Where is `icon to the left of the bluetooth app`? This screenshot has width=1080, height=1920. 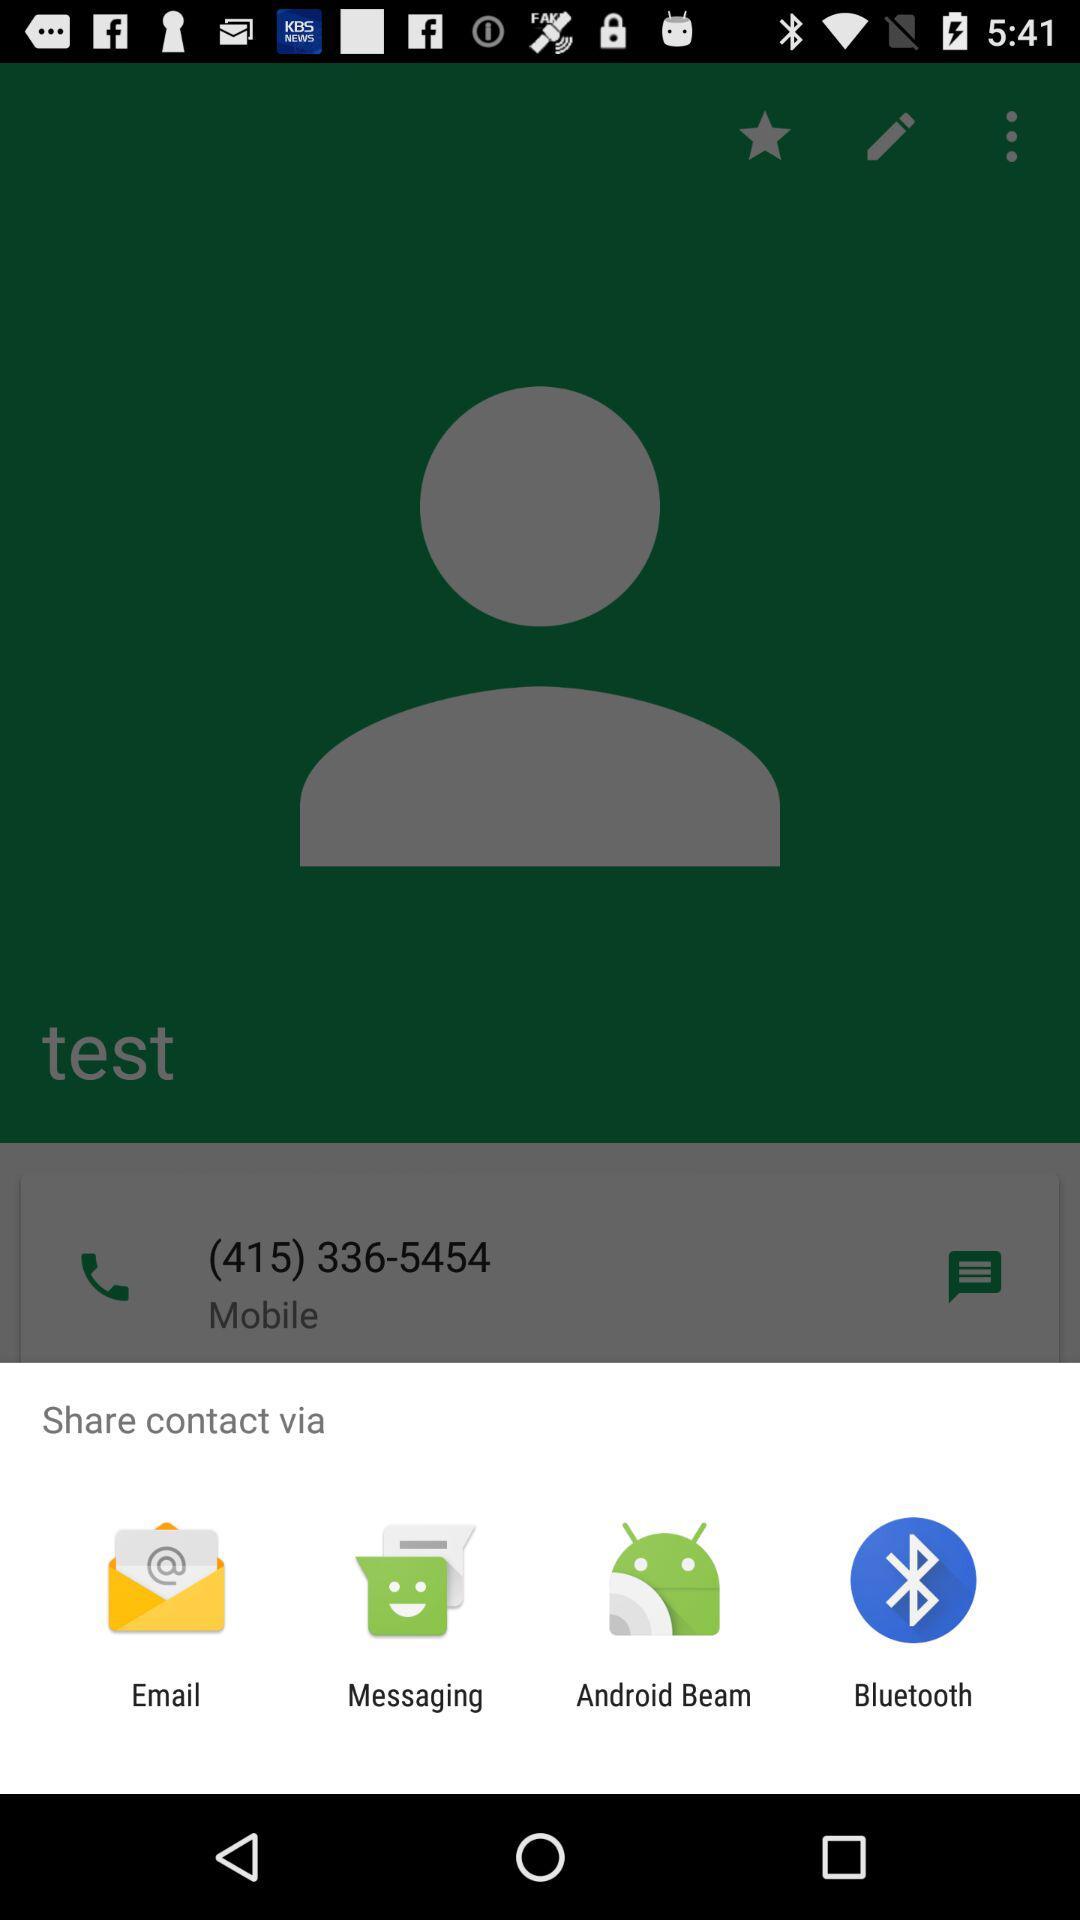
icon to the left of the bluetooth app is located at coordinates (664, 1711).